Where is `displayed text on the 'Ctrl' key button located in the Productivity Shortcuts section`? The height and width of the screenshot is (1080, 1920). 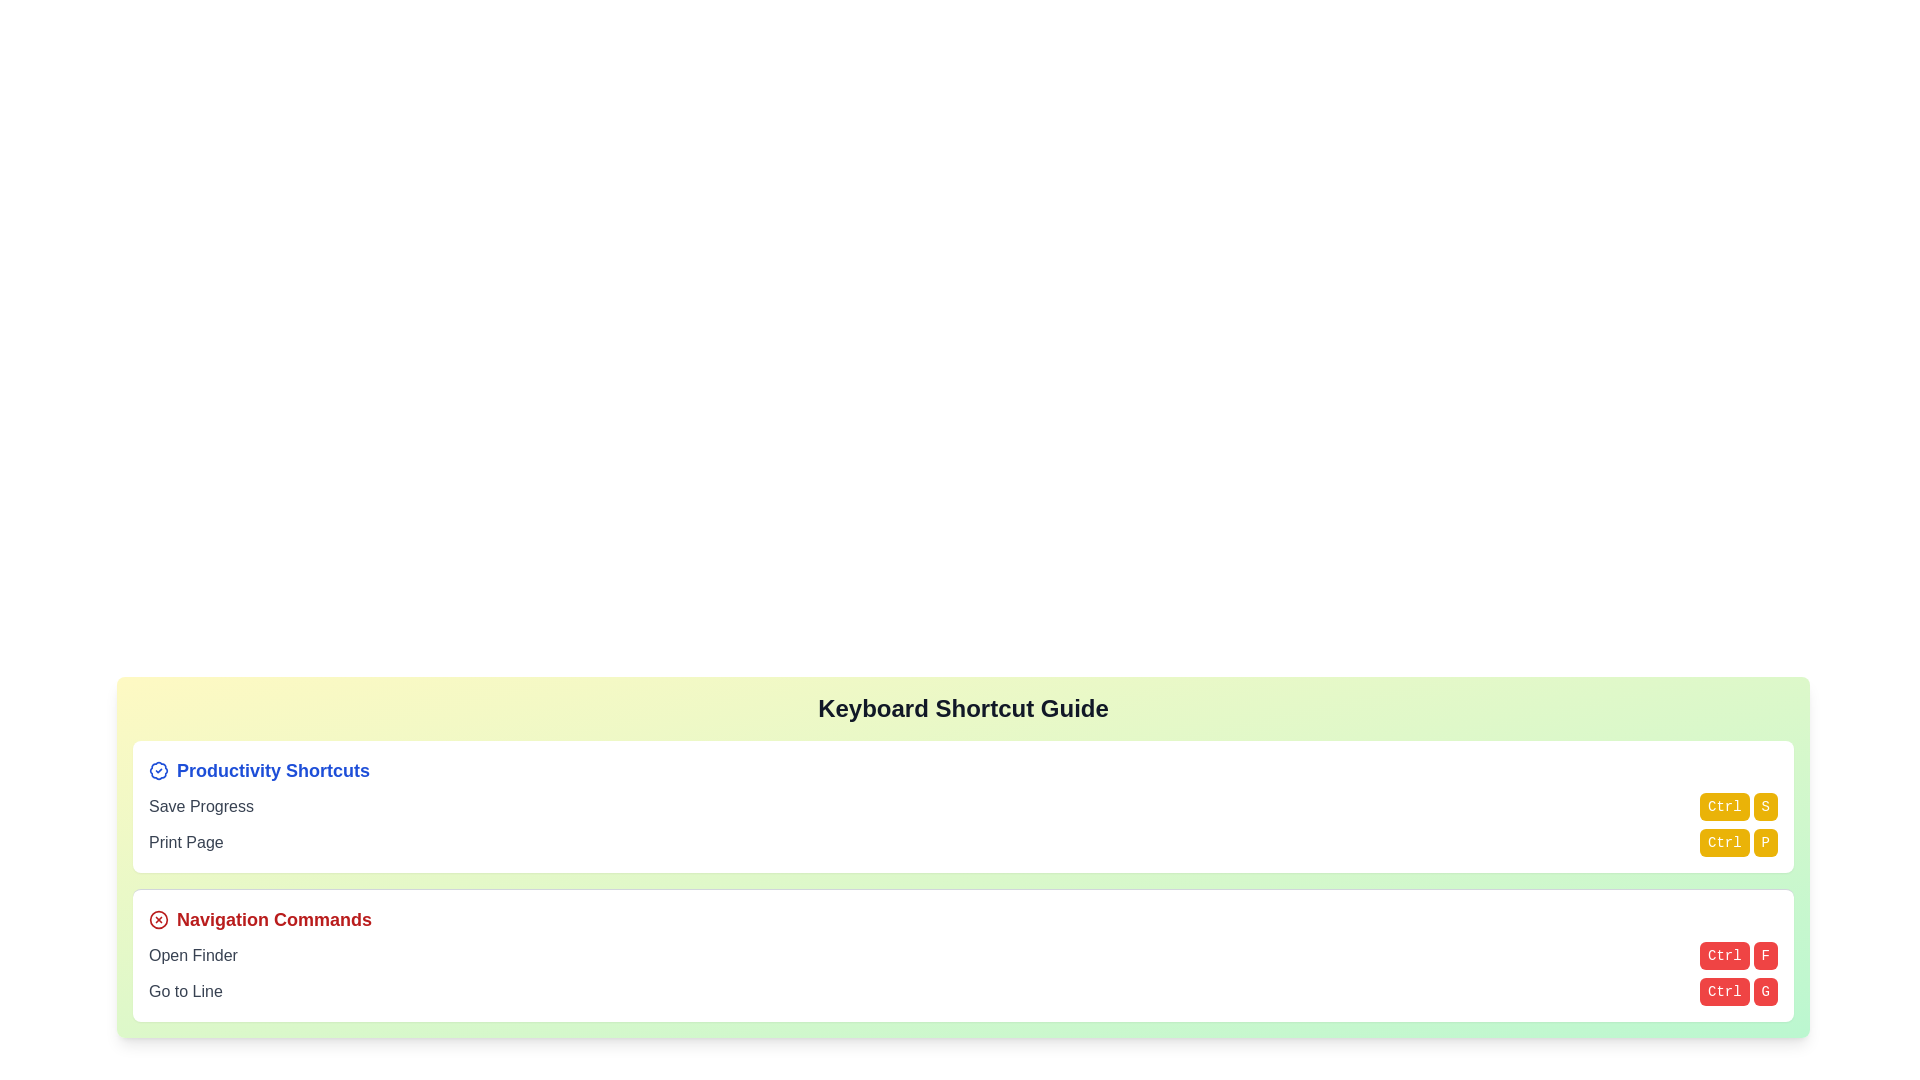
displayed text on the 'Ctrl' key button located in the Productivity Shortcuts section is located at coordinates (1723, 805).